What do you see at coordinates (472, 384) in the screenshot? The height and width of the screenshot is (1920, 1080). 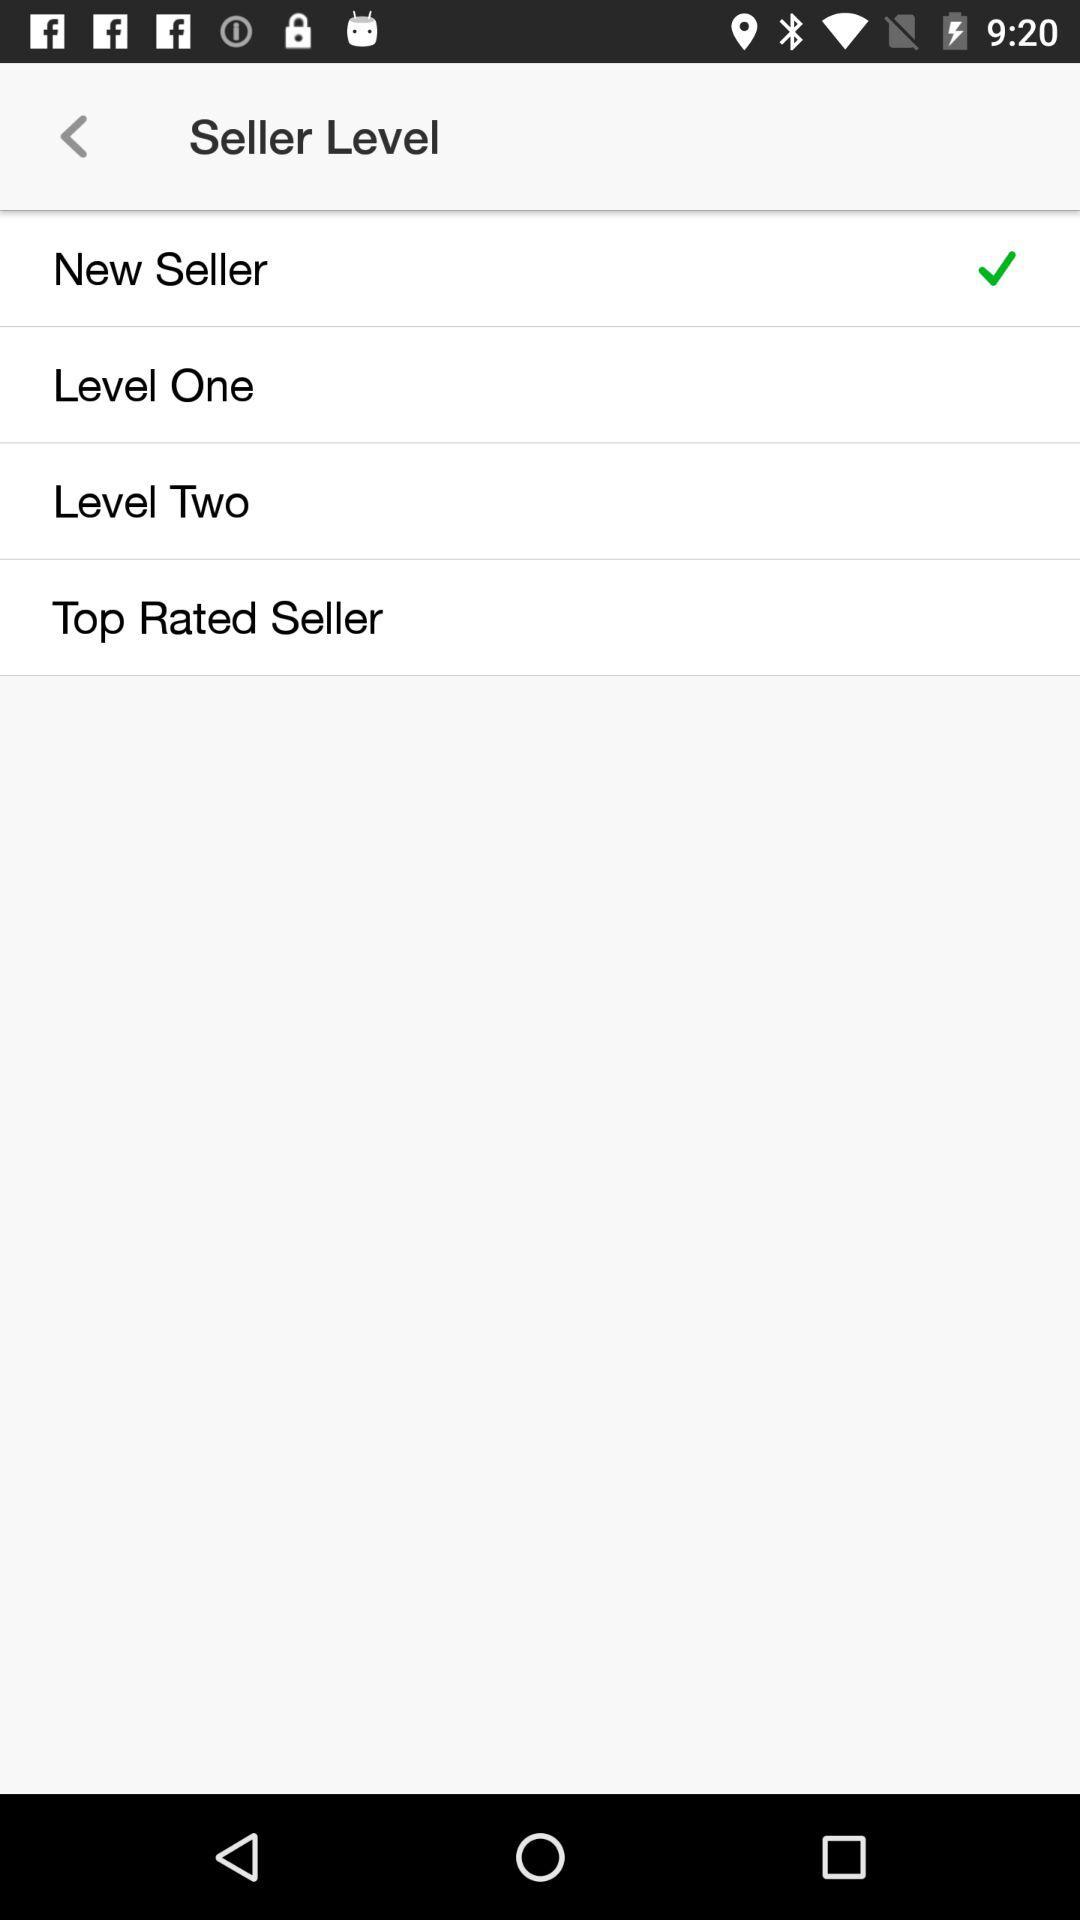 I see `the level one item` at bounding box center [472, 384].